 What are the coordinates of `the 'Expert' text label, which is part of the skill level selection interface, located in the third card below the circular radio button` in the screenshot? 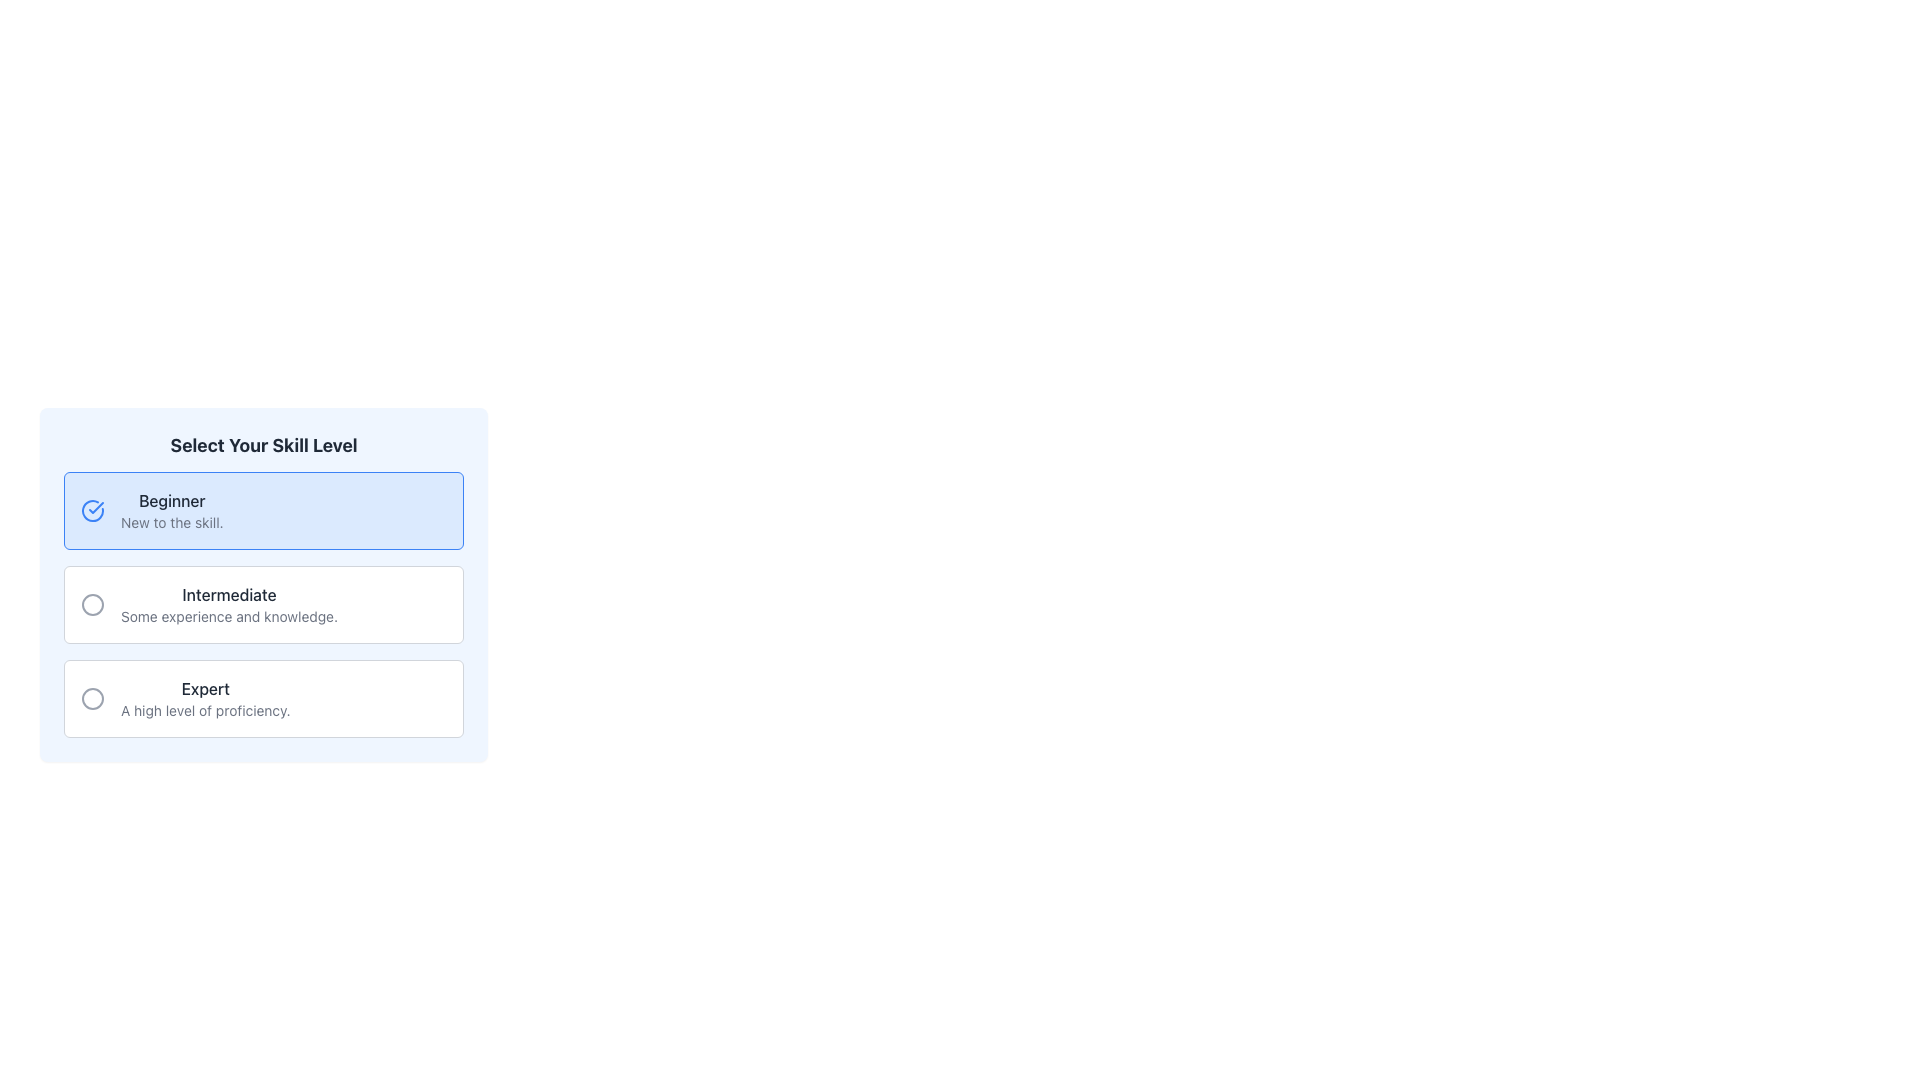 It's located at (205, 688).